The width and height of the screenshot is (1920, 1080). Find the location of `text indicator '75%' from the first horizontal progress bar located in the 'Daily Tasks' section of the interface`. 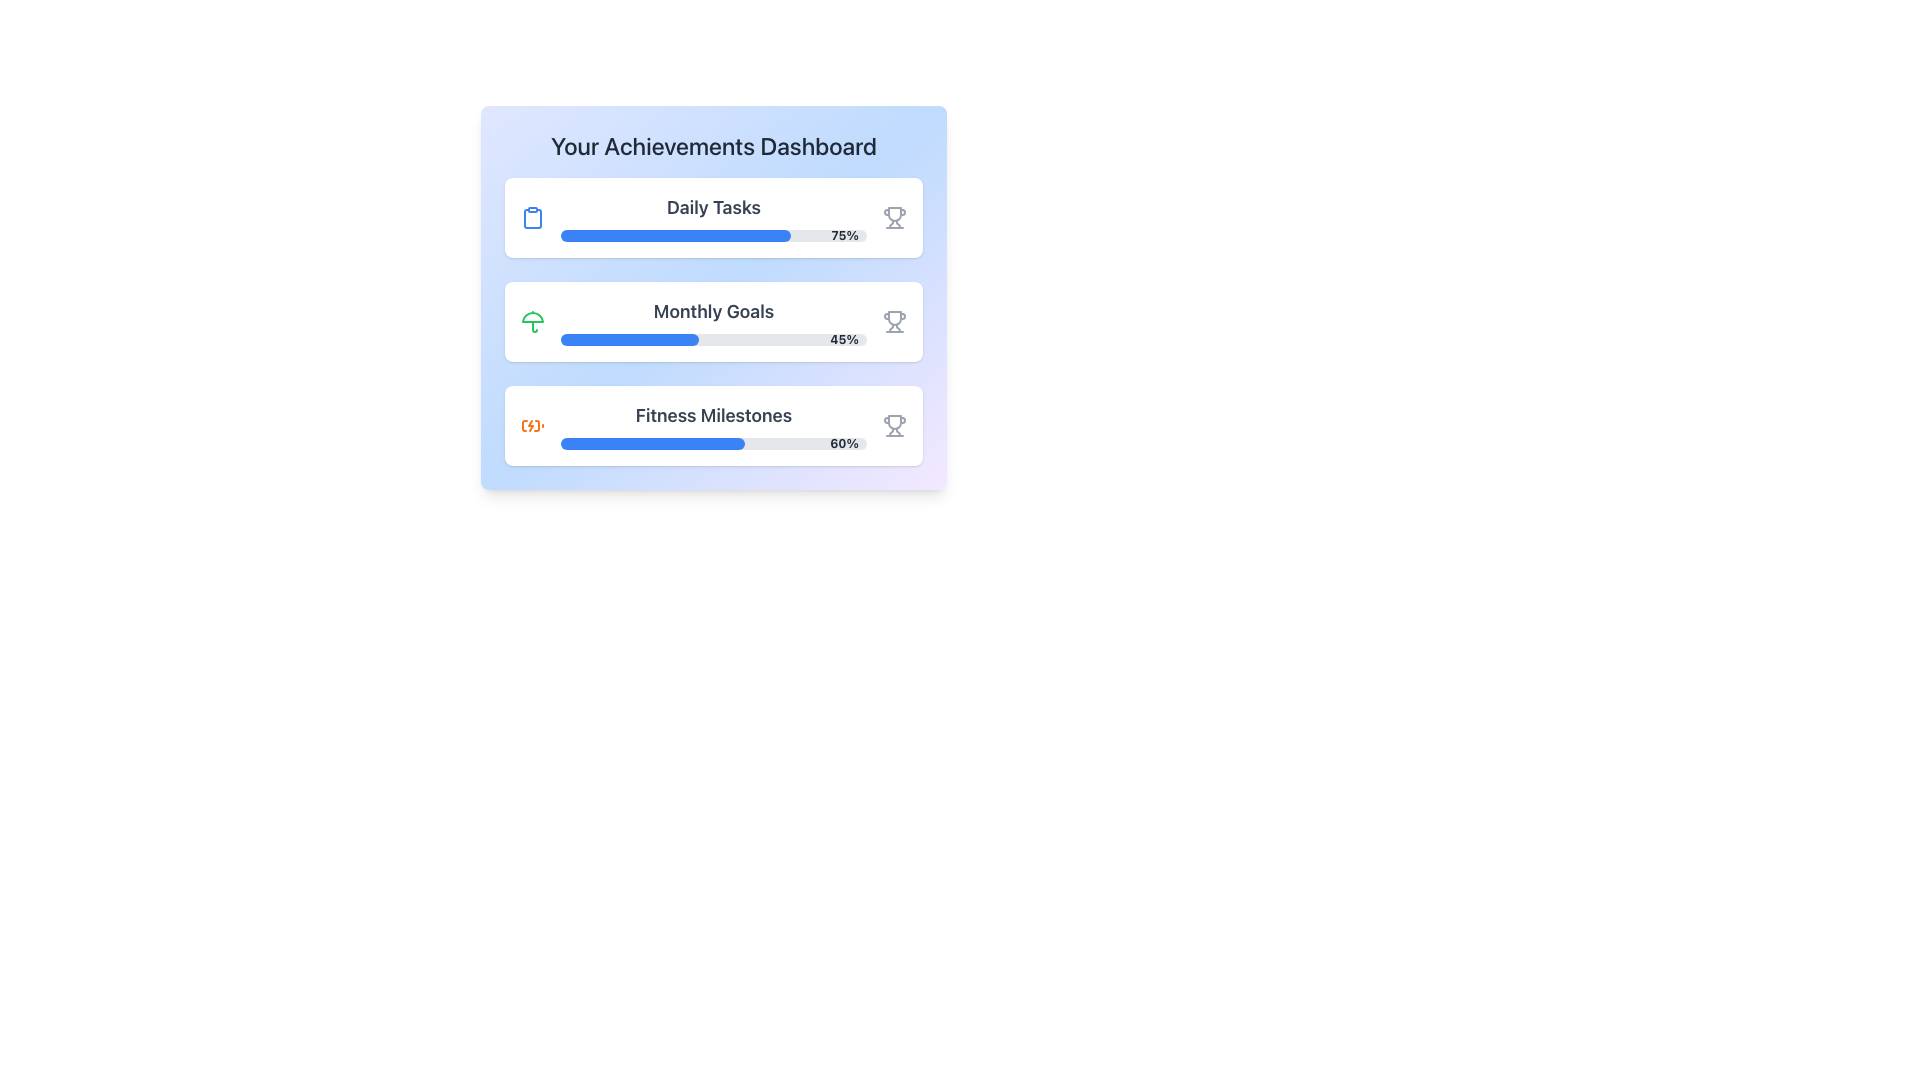

text indicator '75%' from the first horizontal progress bar located in the 'Daily Tasks' section of the interface is located at coordinates (714, 234).